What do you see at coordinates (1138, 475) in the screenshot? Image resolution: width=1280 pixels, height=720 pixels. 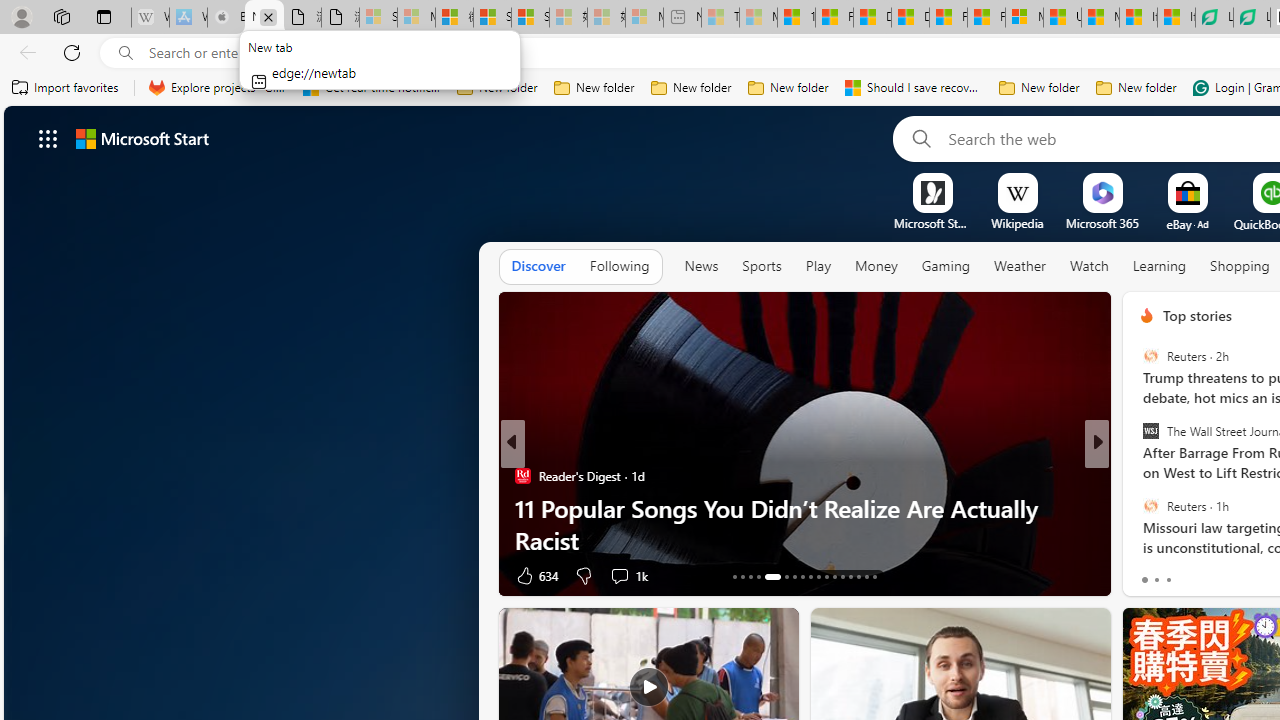 I see `'Ash & Pri'` at bounding box center [1138, 475].